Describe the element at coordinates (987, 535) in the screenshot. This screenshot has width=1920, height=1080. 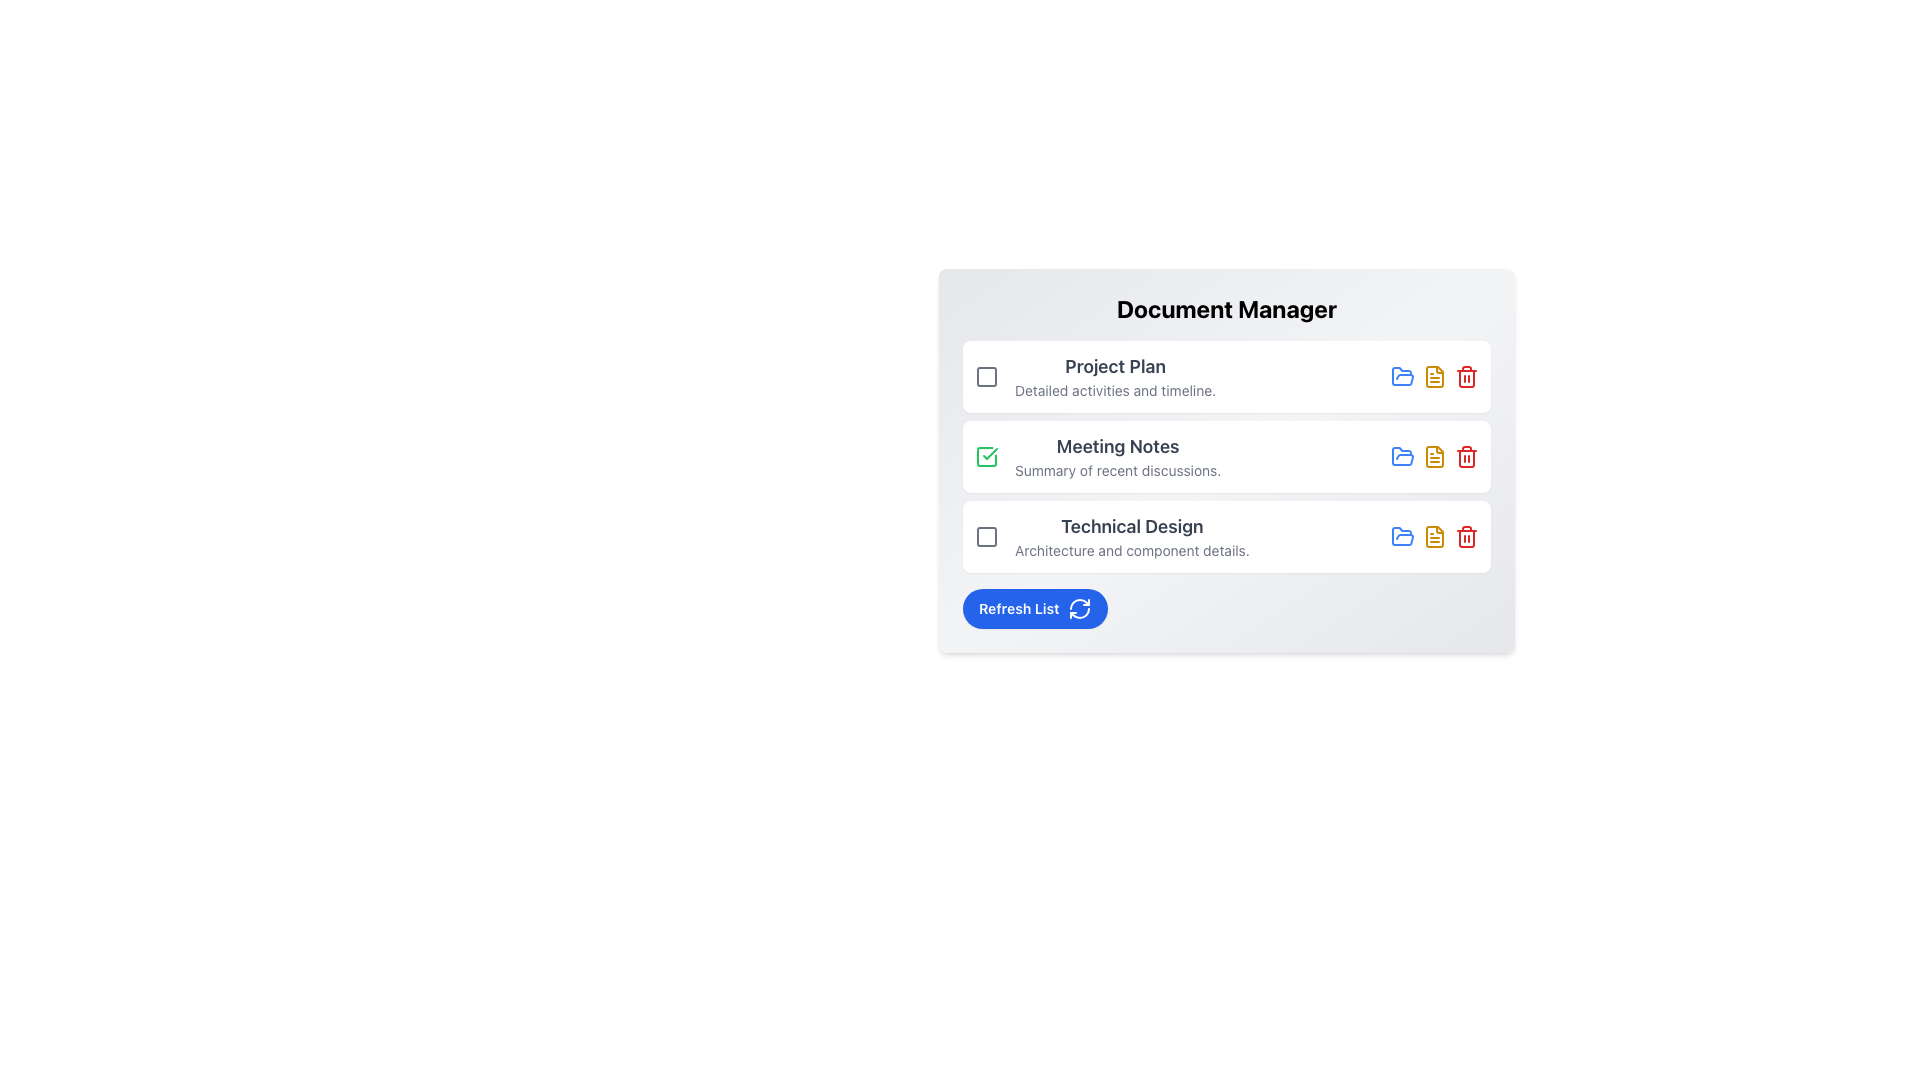
I see `the unselected square-shaped checkbox outlined in gray, located to the left of the 'Technical Design' label in the Document Manager interface` at that location.